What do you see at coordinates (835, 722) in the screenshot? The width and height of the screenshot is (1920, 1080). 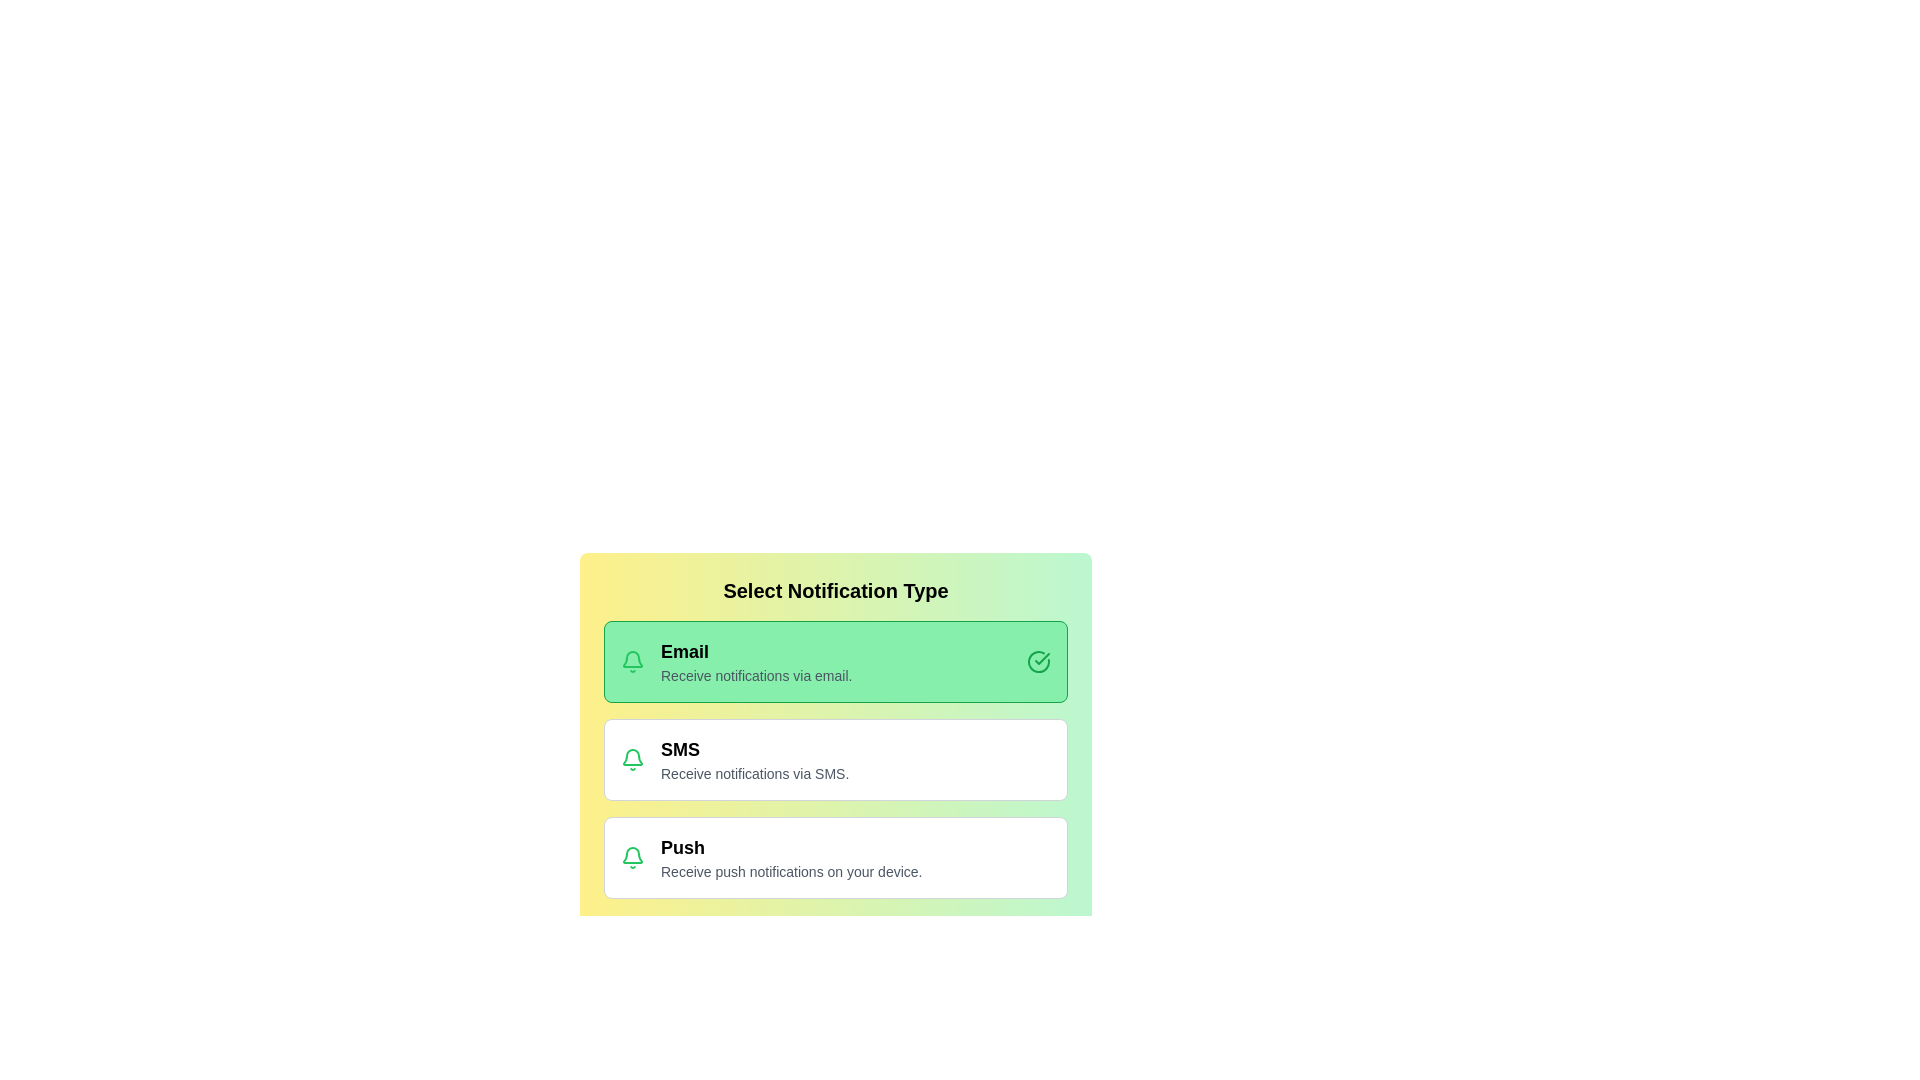 I see `the 'SMS' notification type card, which is the second card in the notification selection list, framed in light border and labeled 'SMS' with the description 'Receive notifications via SMS.'` at bounding box center [835, 722].